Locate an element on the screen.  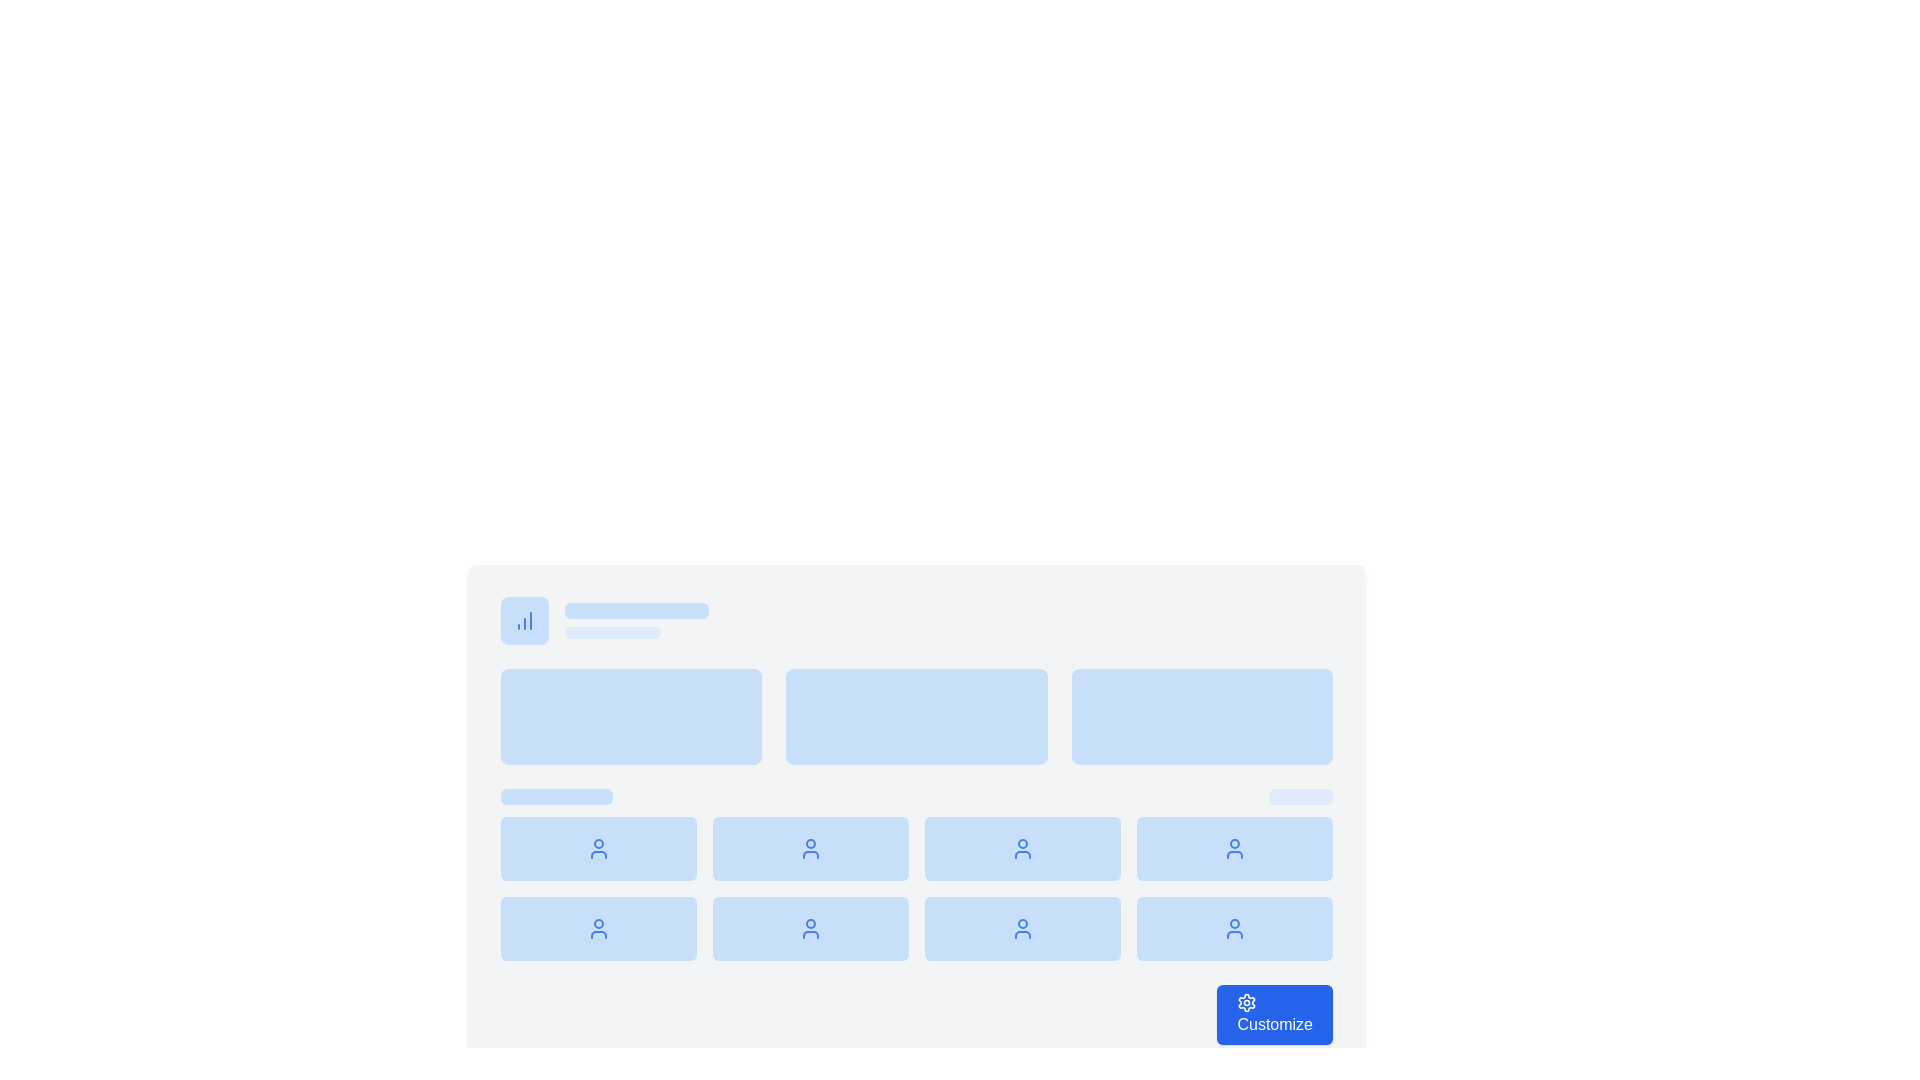
the rectangular card with a light blue background and rounded corners that contains a small user icon in the center, styled in a darker blue color, located in the upper left corner of the layout is located at coordinates (598, 848).